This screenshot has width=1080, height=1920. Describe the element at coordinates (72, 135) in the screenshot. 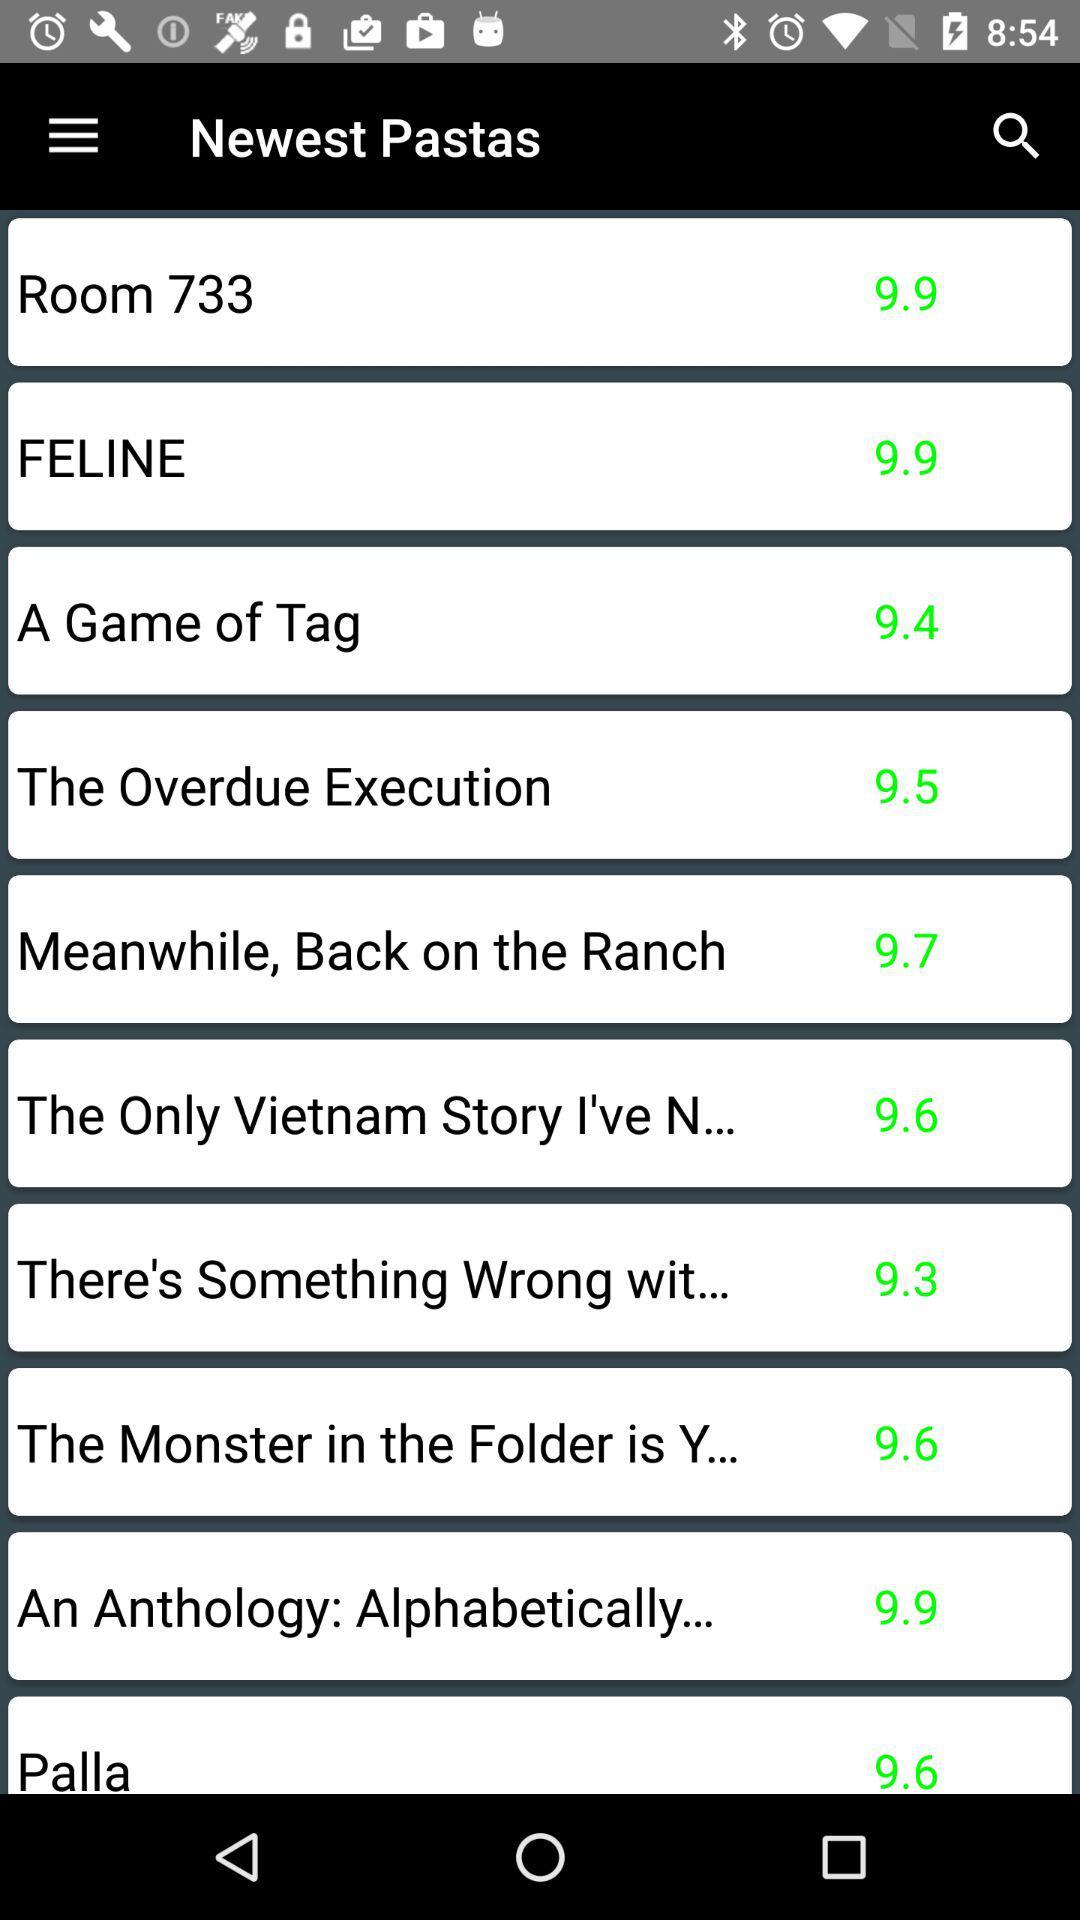

I see `the item to the left of newest pastas icon` at that location.